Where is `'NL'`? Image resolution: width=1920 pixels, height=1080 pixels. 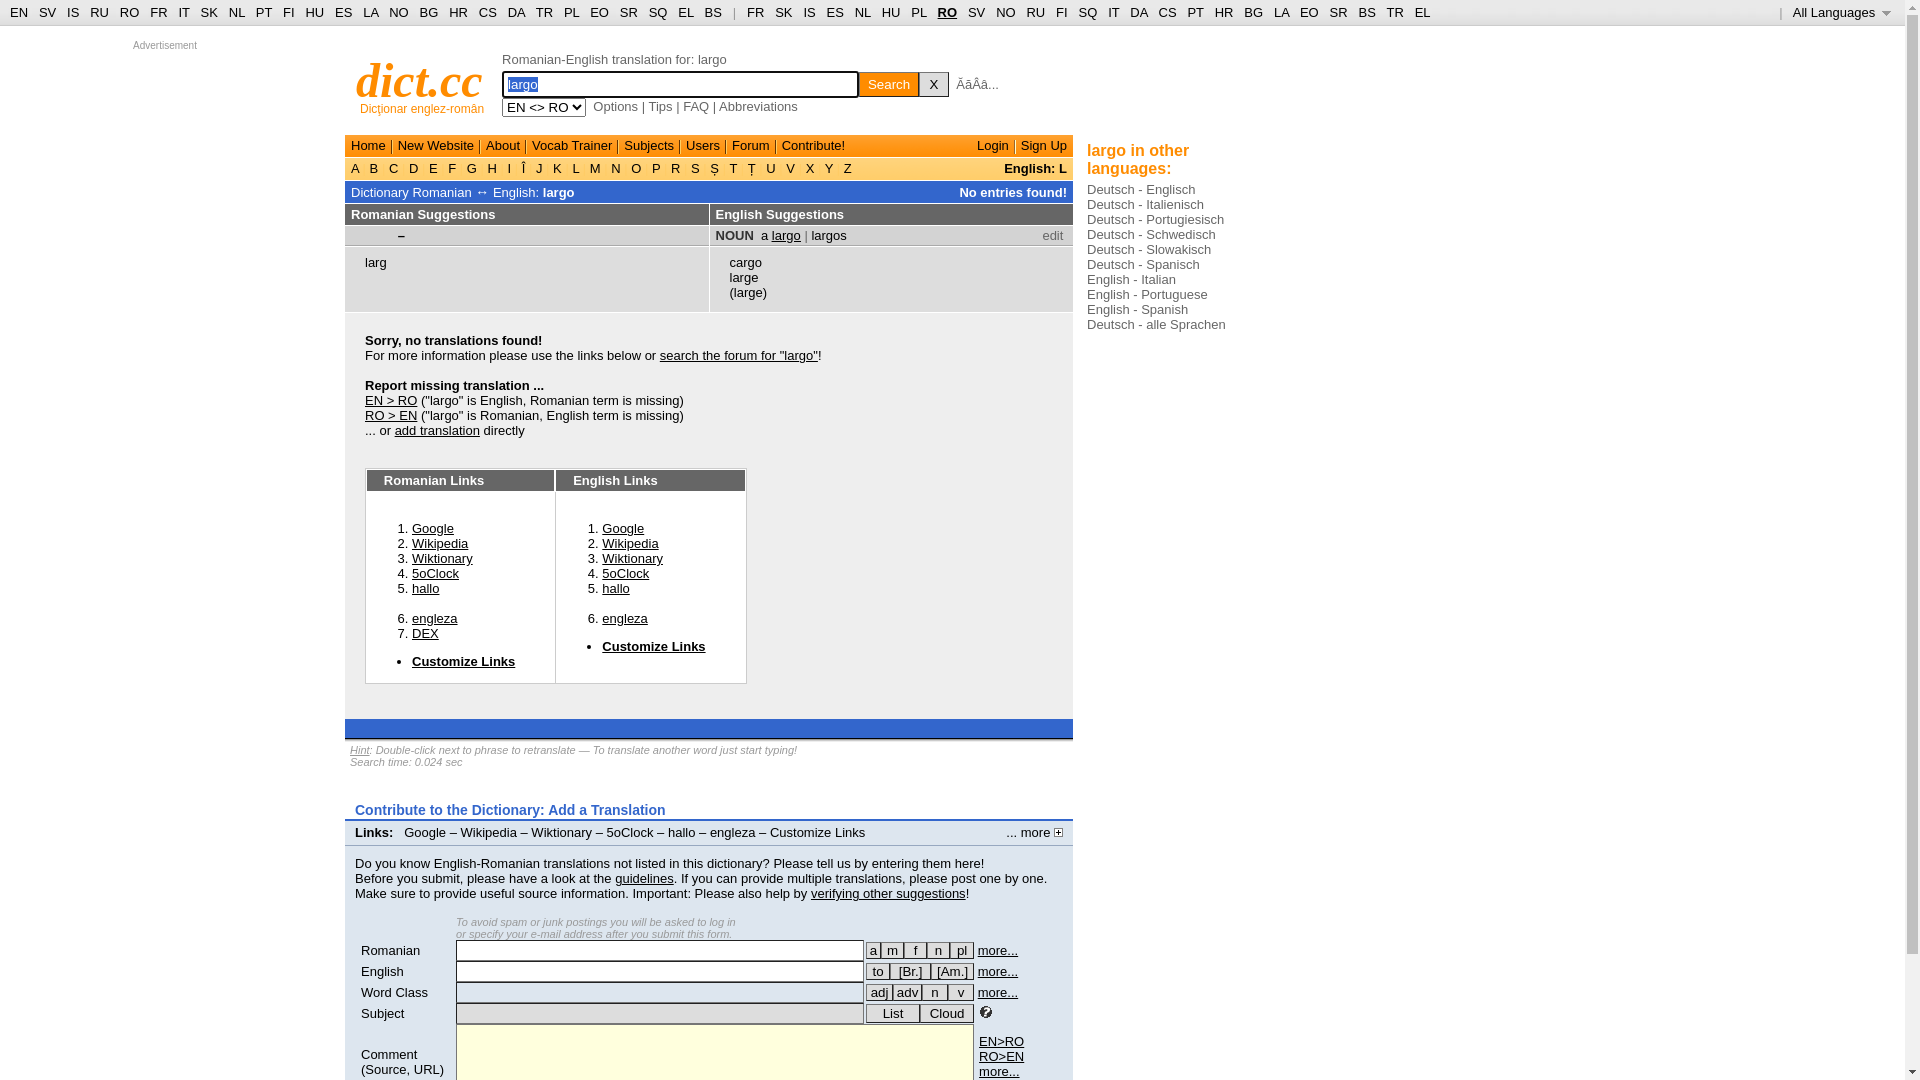
'NL' is located at coordinates (236, 12).